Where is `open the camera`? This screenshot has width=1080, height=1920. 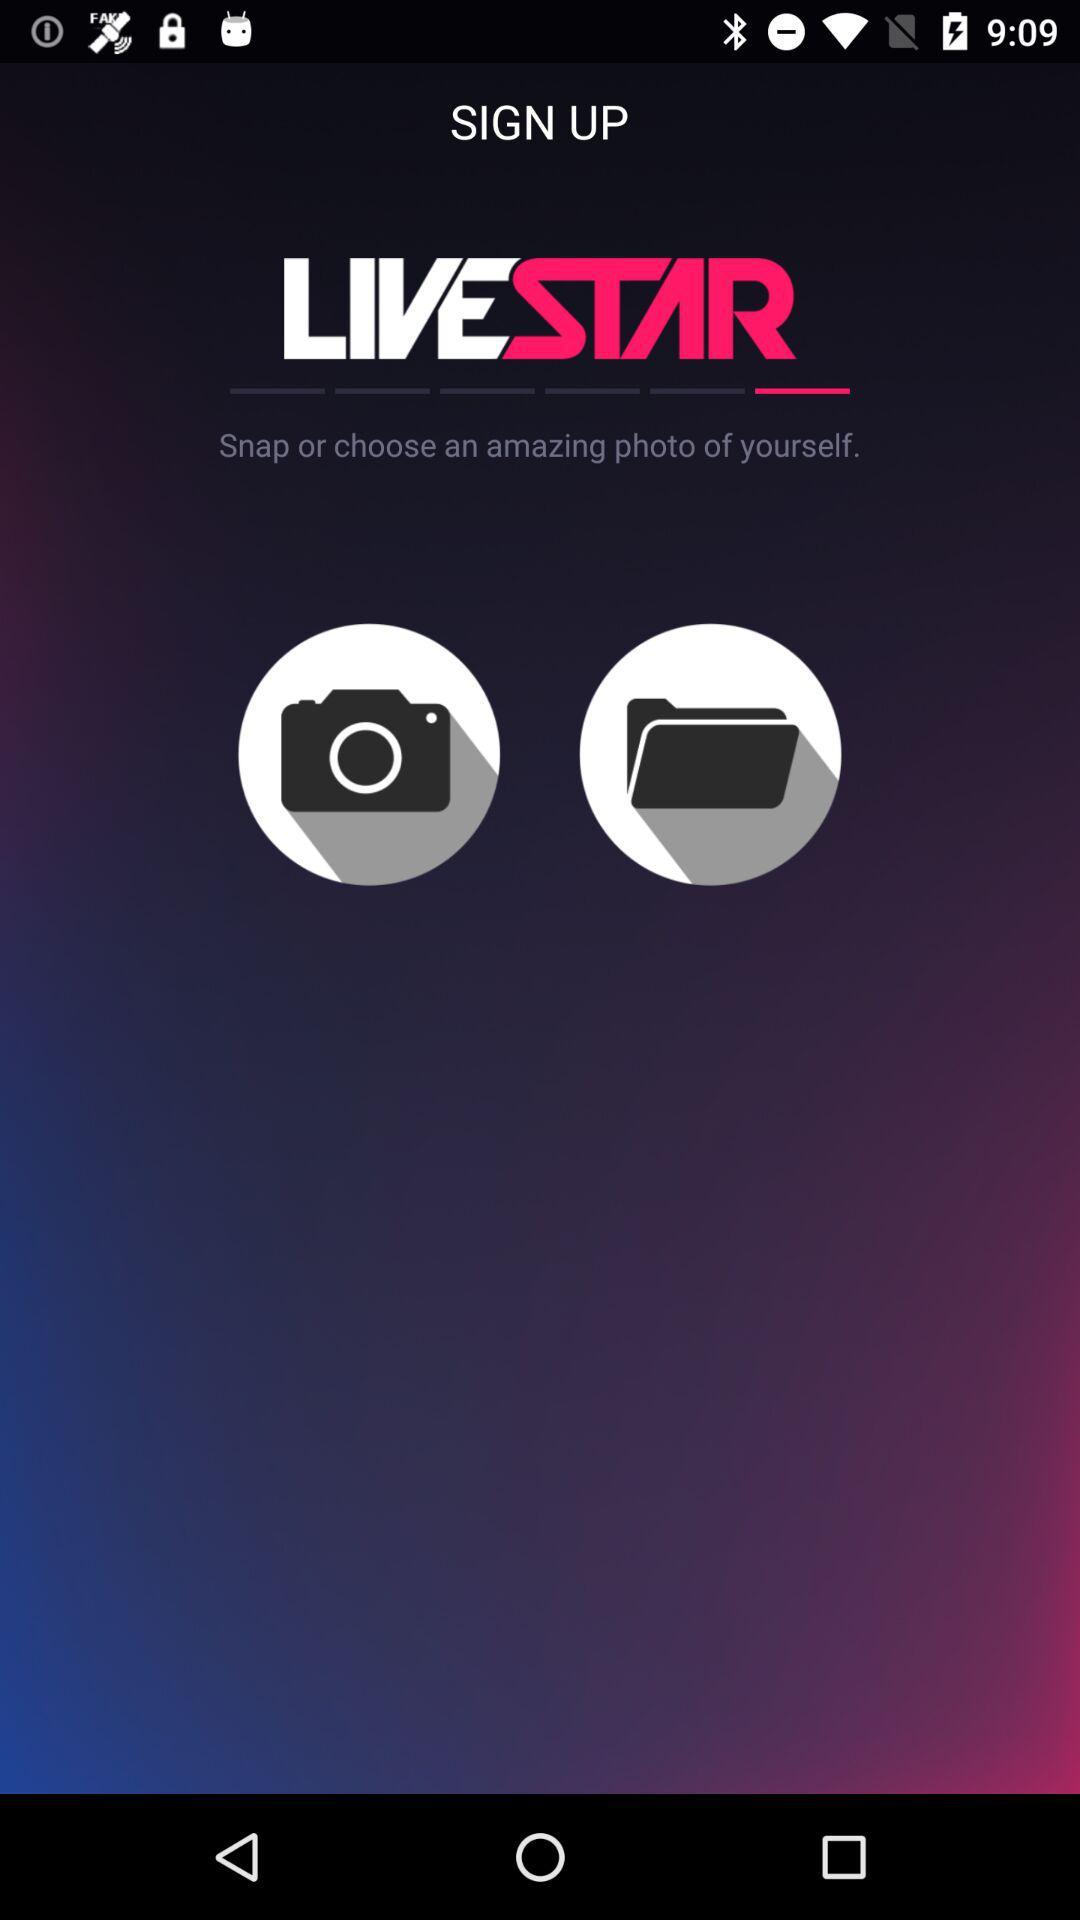 open the camera is located at coordinates (369, 753).